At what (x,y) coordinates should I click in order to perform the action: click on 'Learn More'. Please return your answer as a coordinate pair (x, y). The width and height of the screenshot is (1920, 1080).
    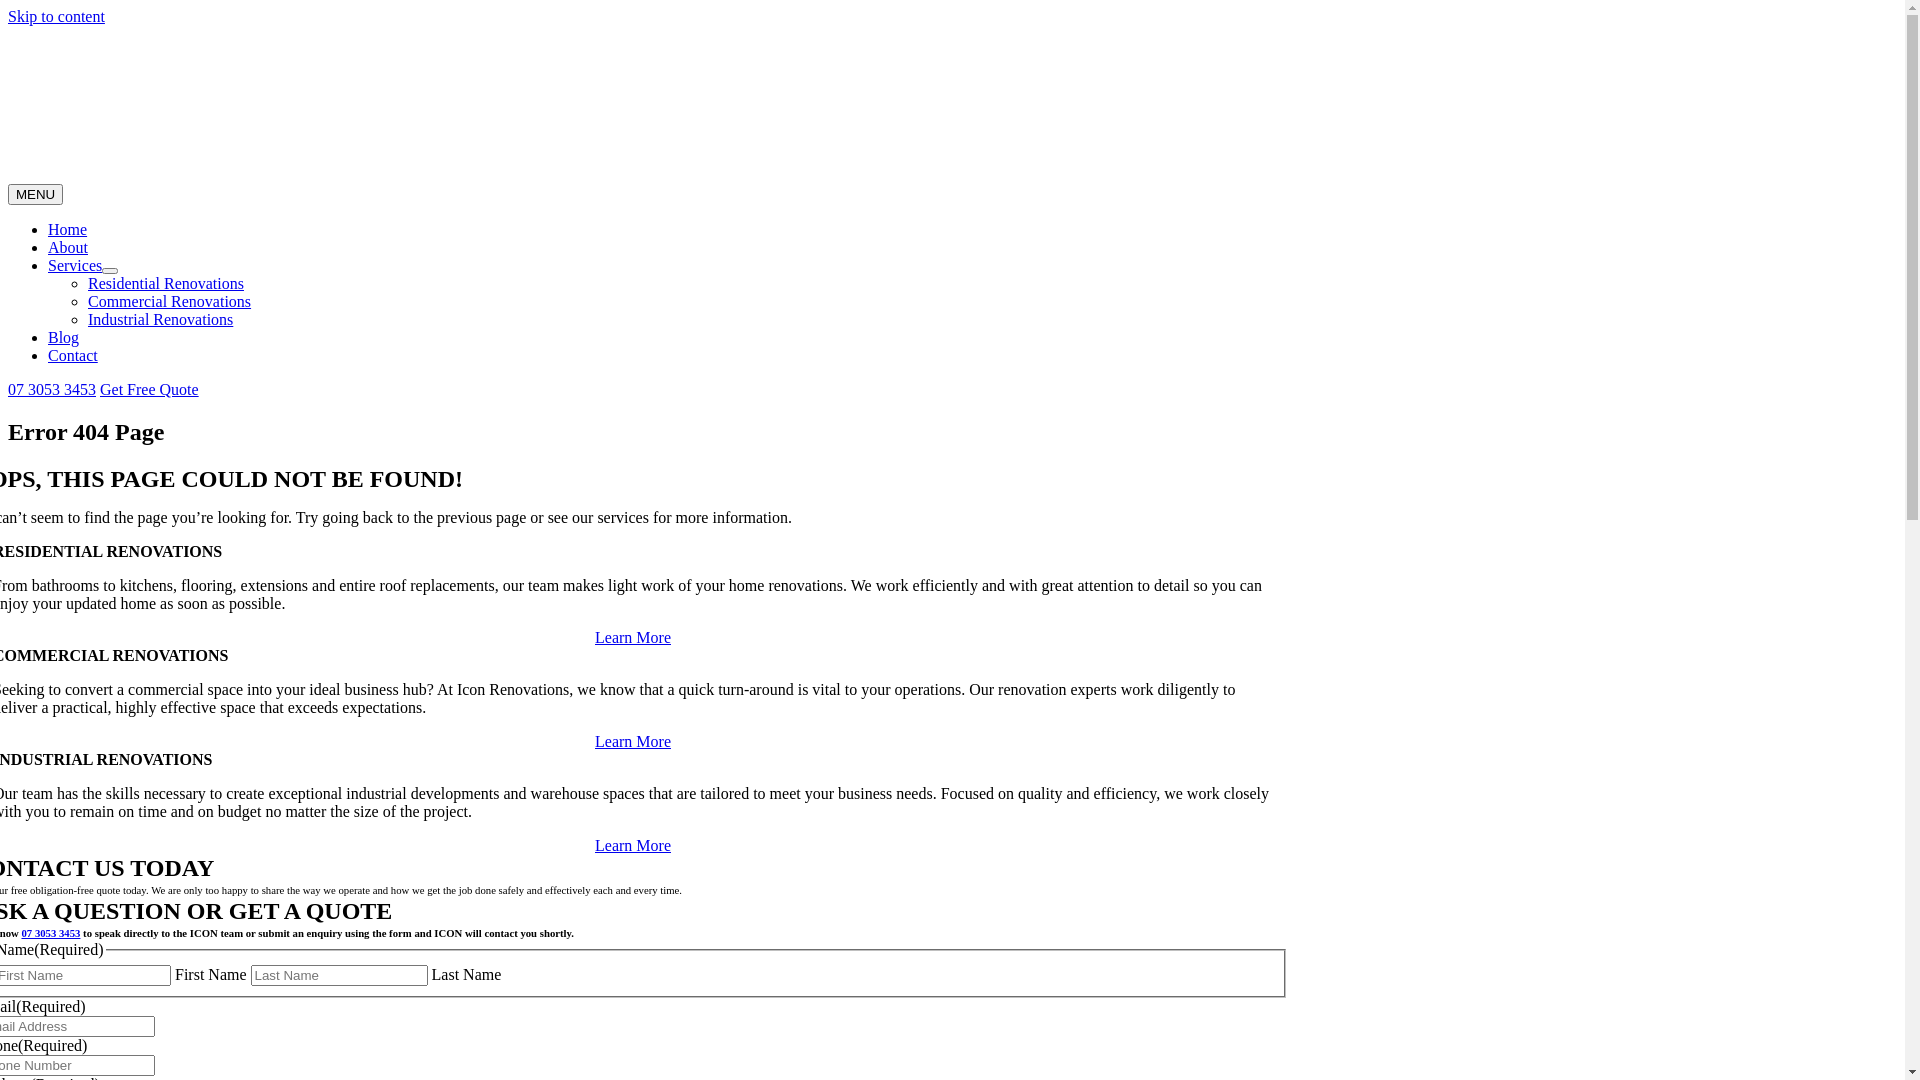
    Looking at the image, I should click on (632, 637).